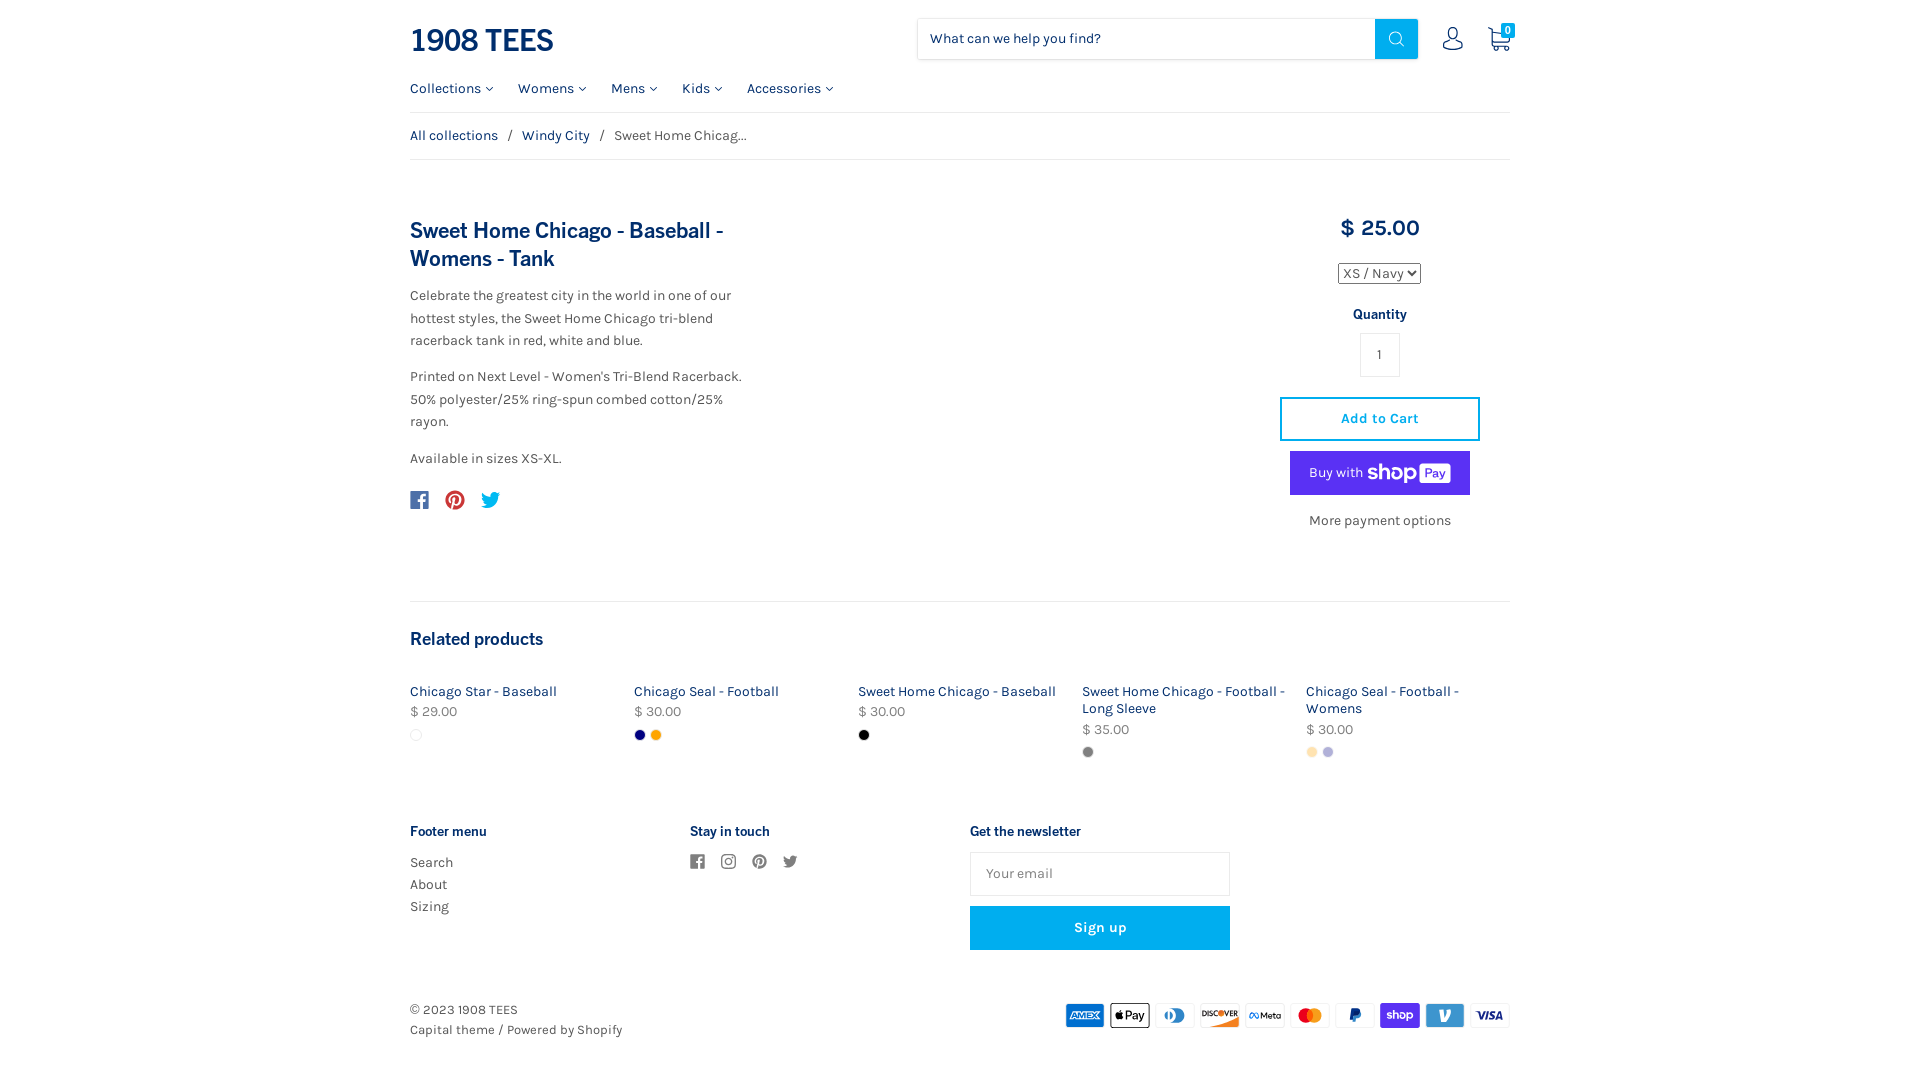 Image resolution: width=1920 pixels, height=1080 pixels. What do you see at coordinates (1379, 519) in the screenshot?
I see `'More payment options'` at bounding box center [1379, 519].